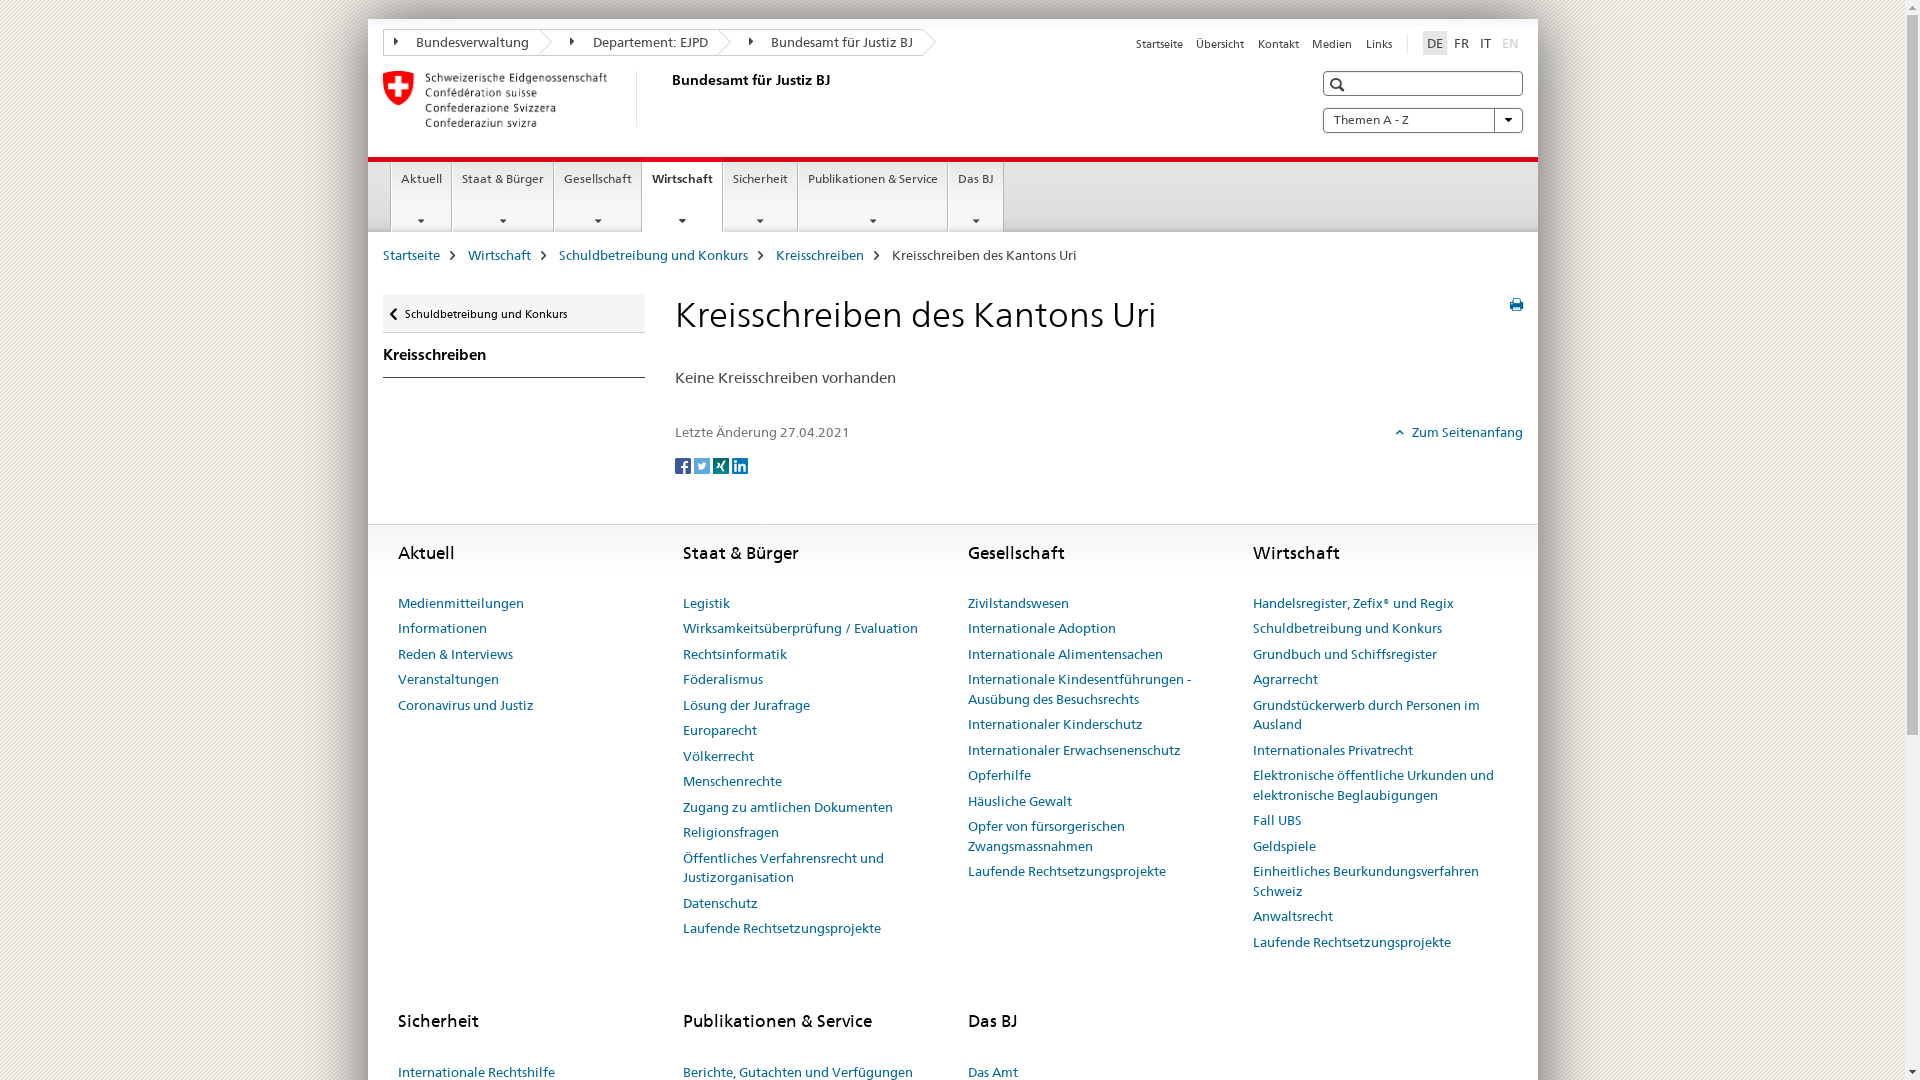 The height and width of the screenshot is (1080, 1920). I want to click on 'DE', so click(1433, 42).